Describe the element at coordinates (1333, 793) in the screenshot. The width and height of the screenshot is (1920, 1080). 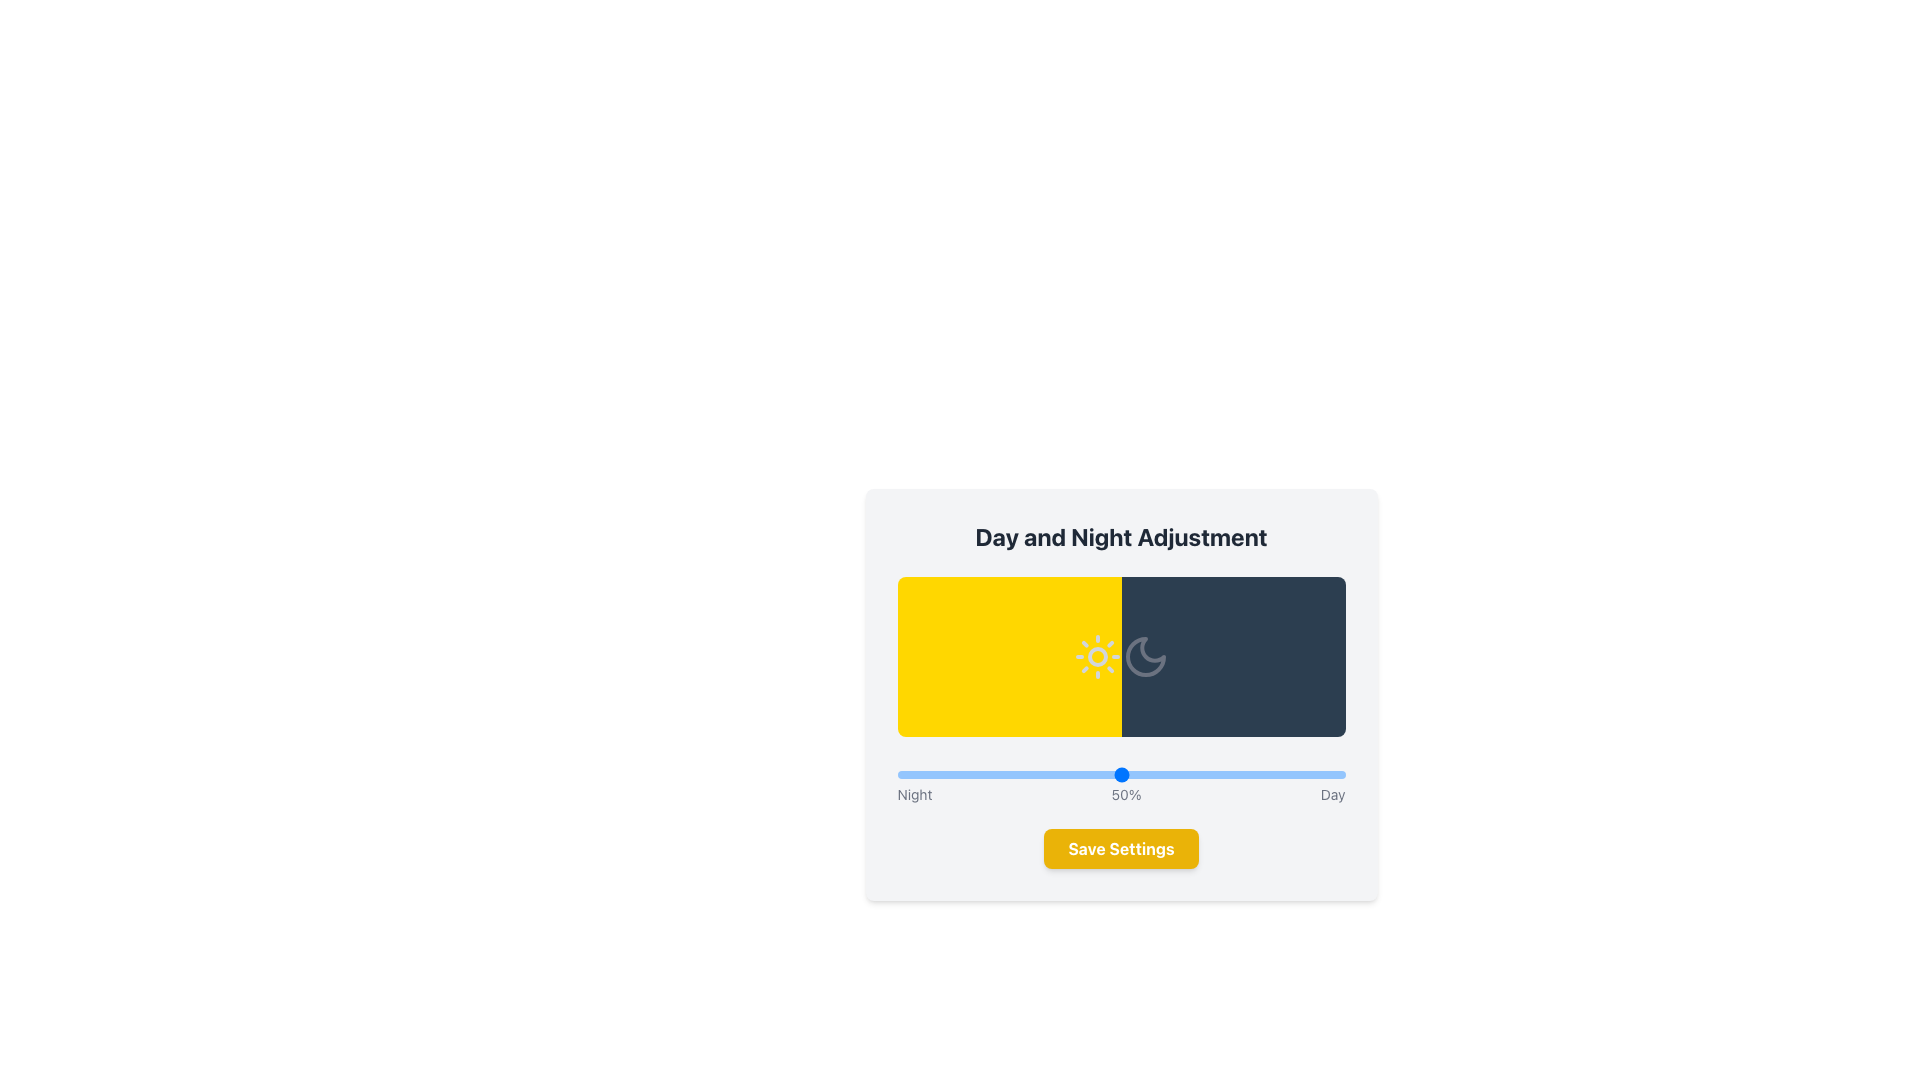
I see `the text element indicating the day mode in the day and night adjustment settings, located to the far-right of the text 'Night50%Day'` at that location.